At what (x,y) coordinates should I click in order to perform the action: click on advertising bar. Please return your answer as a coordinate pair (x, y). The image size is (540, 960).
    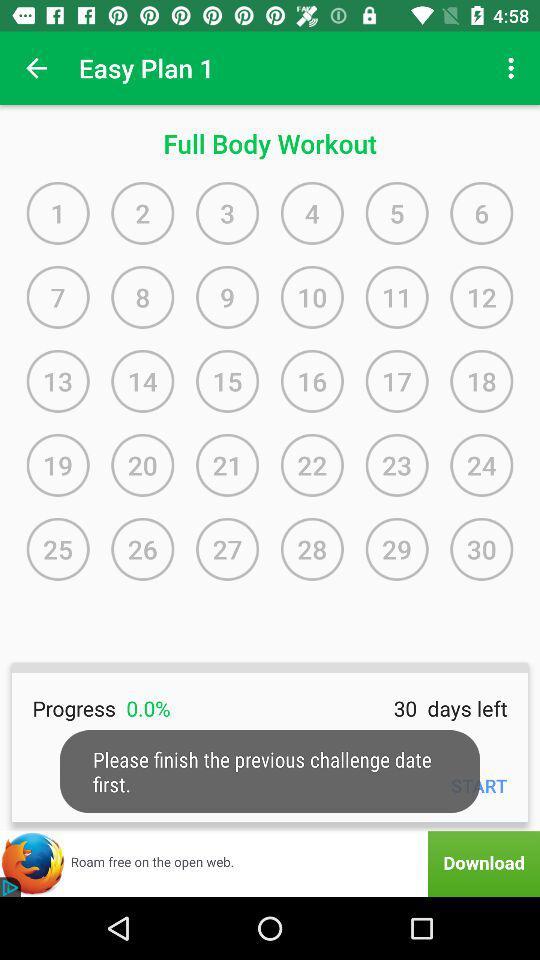
    Looking at the image, I should click on (270, 863).